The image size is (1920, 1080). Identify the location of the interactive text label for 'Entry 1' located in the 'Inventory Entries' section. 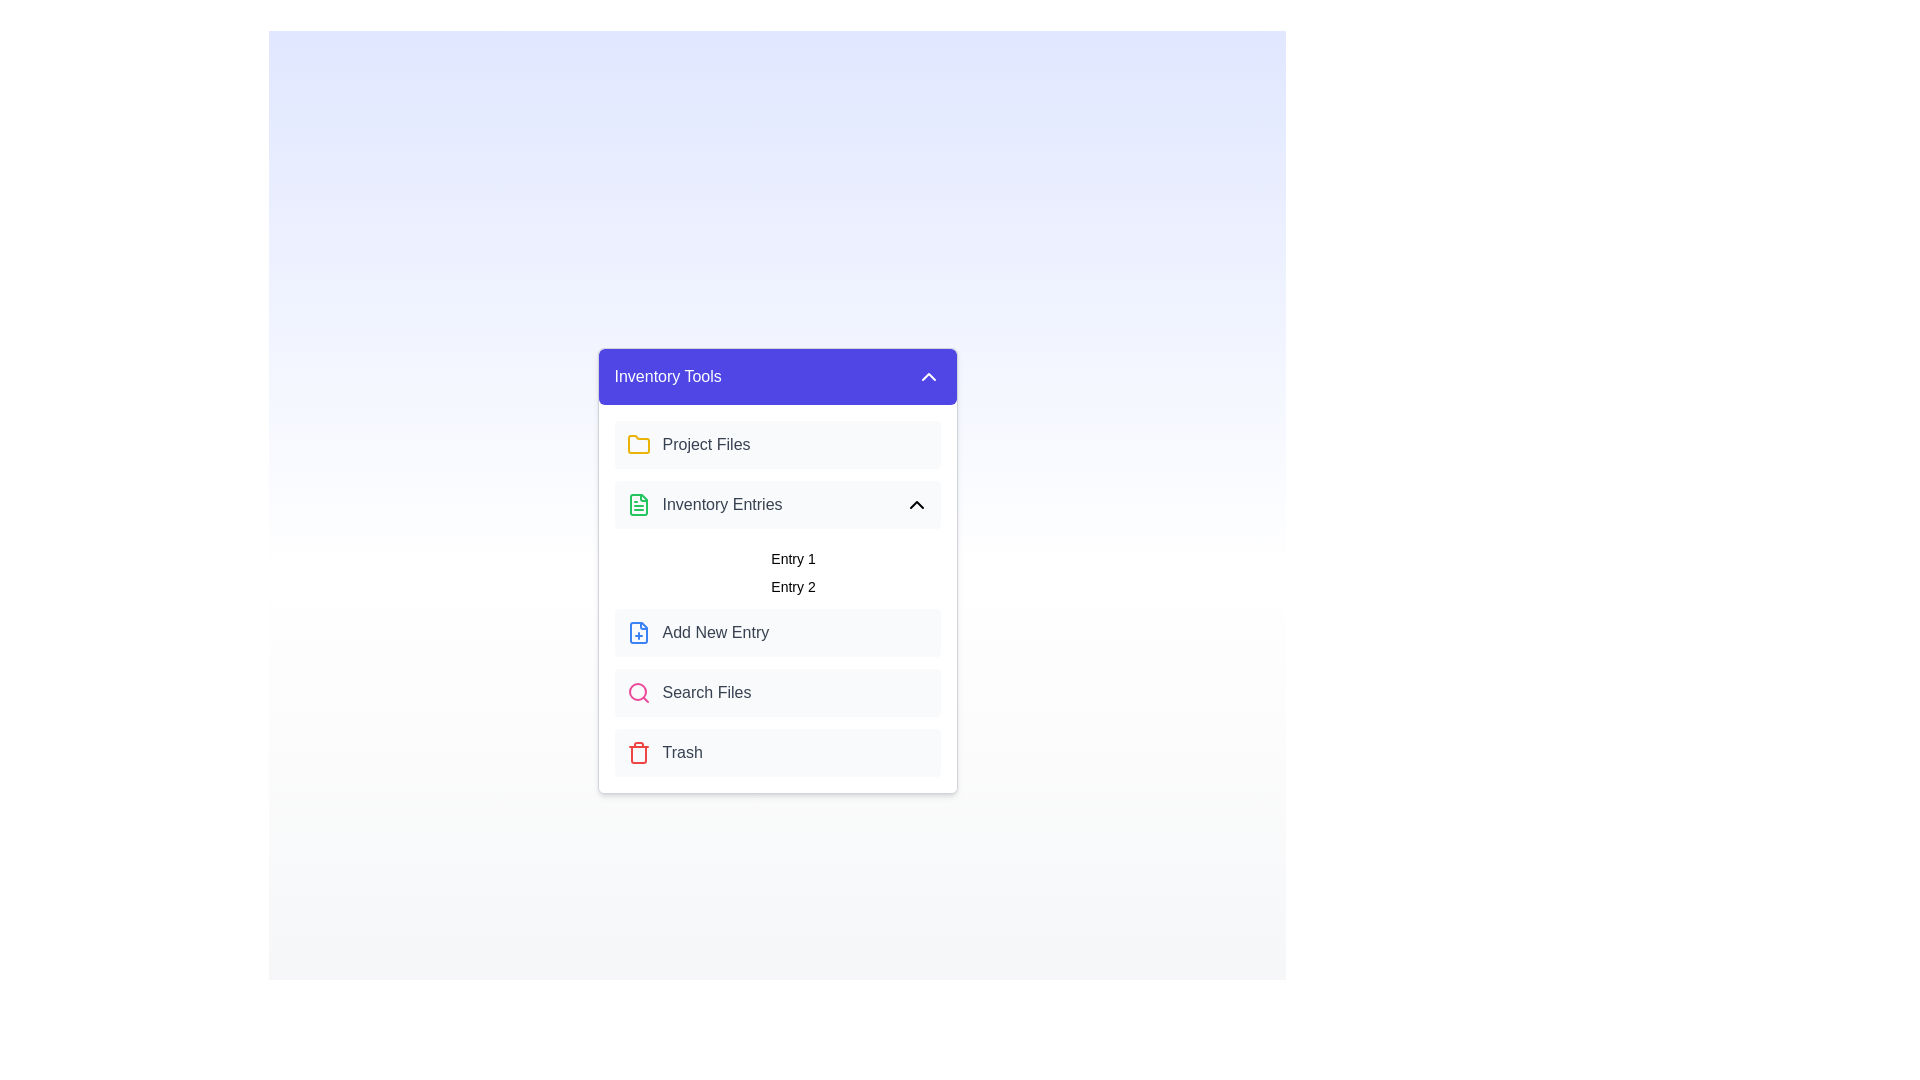
(792, 559).